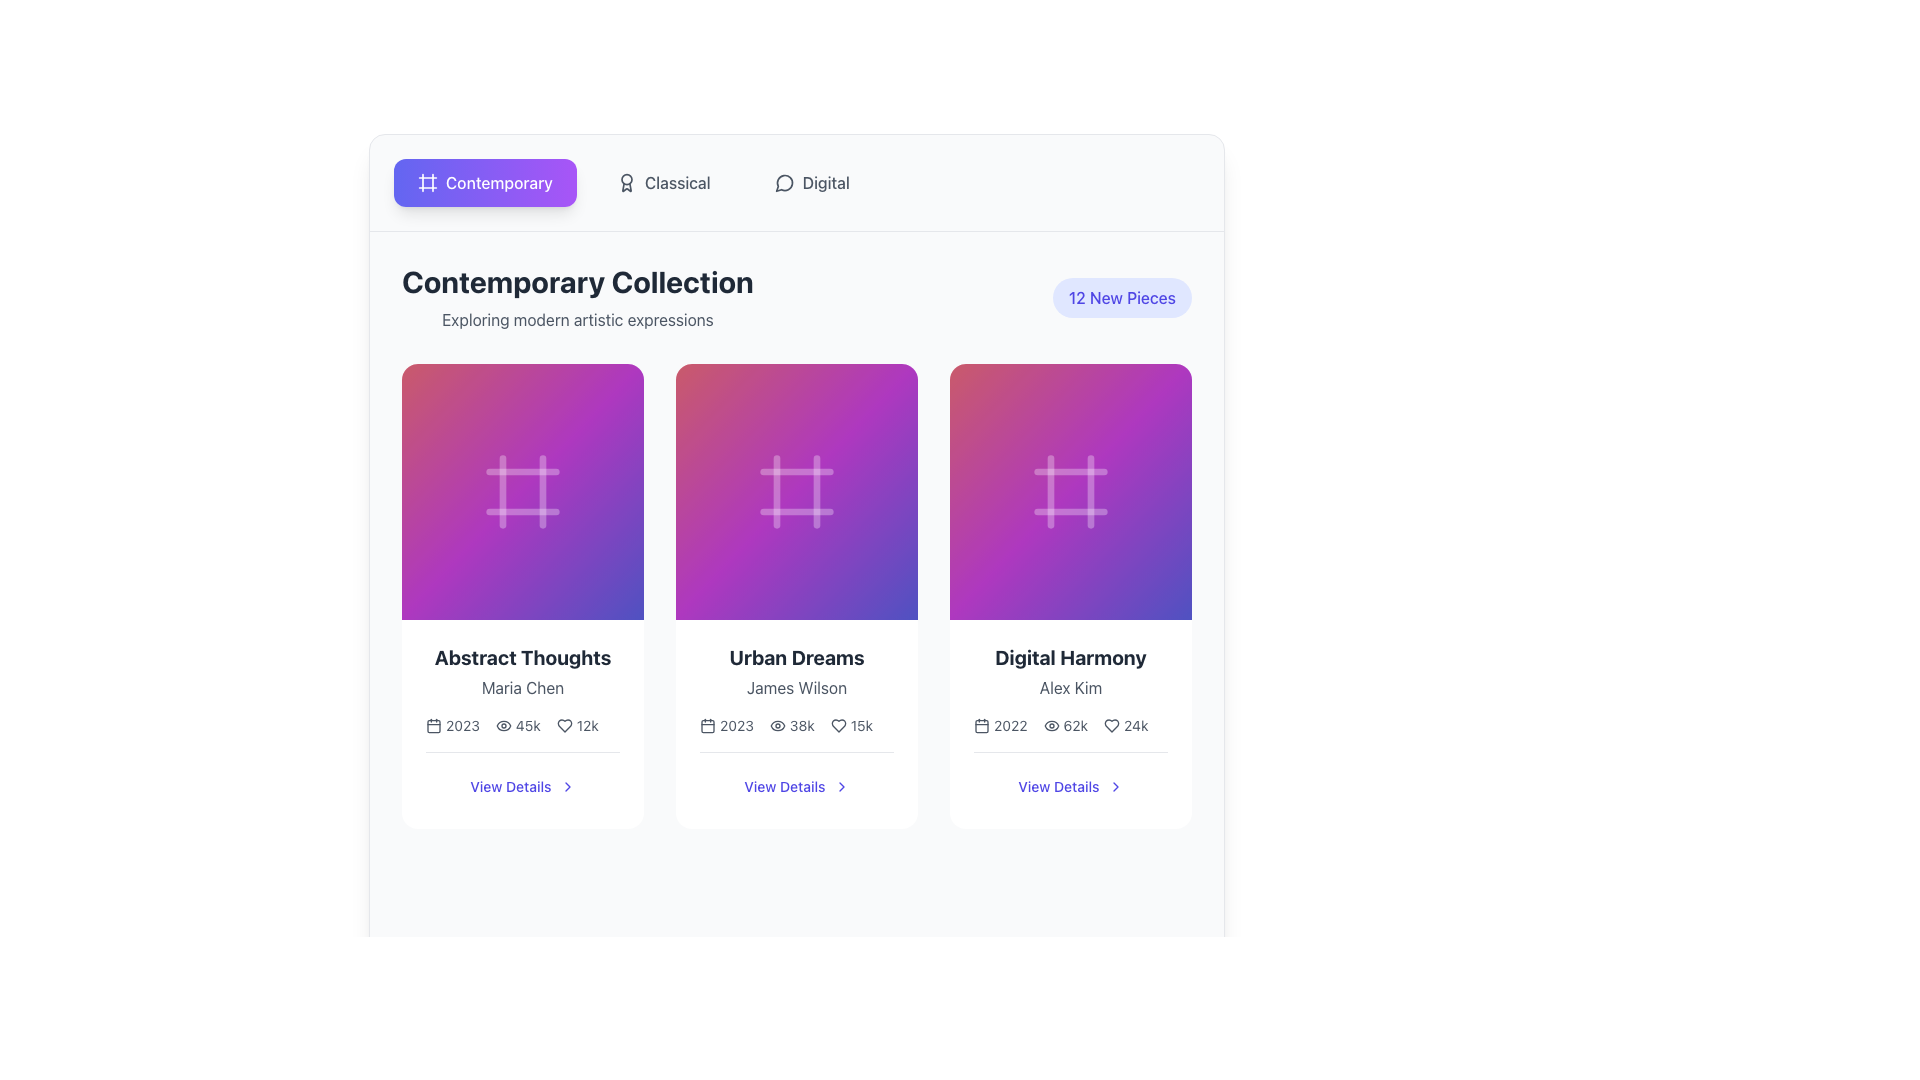 This screenshot has height=1080, width=1920. I want to click on the 'View Details' button, which is a horizontally aligned button with an indigo font color and an icon resembling a right-pointing chevron, located at the bottom center of the card titled 'Abstract Thoughts' associated with 'Maria Chen', so click(523, 785).